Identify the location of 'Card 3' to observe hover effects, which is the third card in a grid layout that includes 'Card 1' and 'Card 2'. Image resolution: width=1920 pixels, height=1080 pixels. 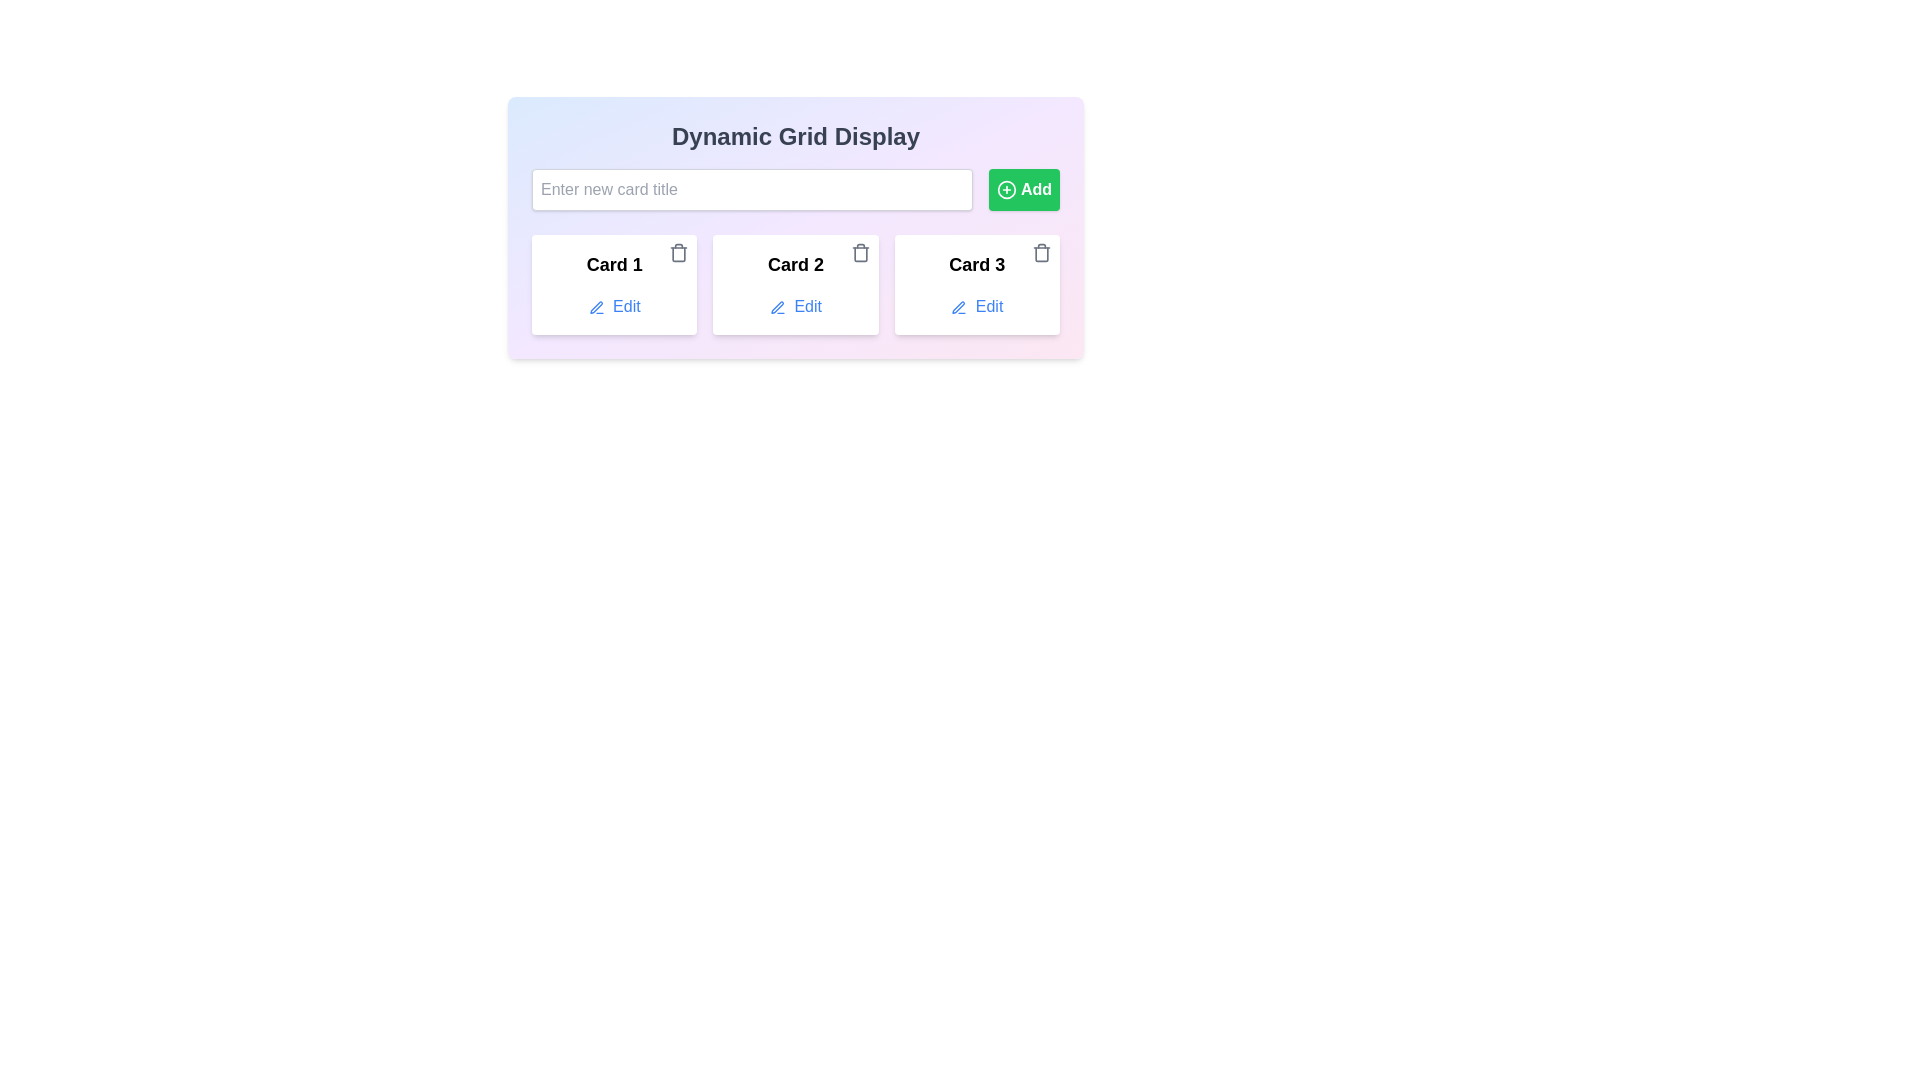
(977, 285).